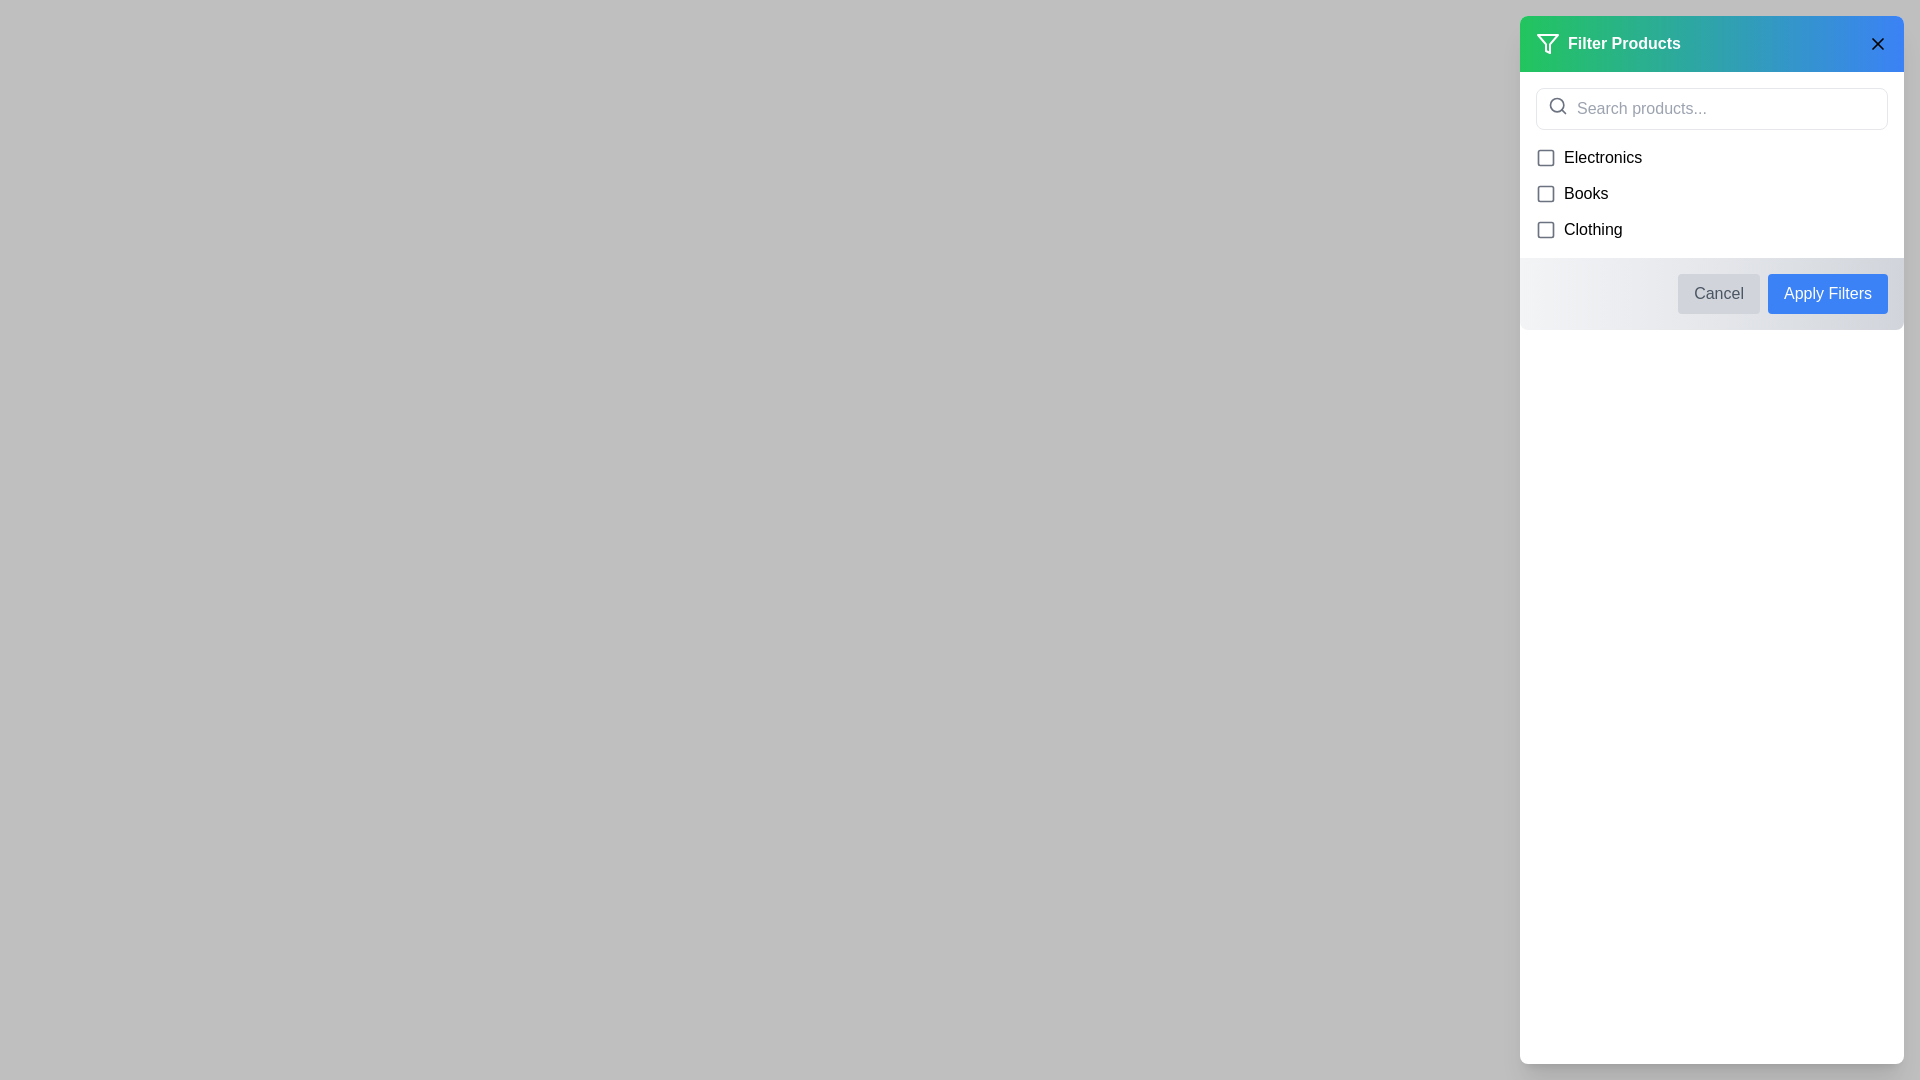 Image resolution: width=1920 pixels, height=1080 pixels. I want to click on the close icon button located at the top-right corner of the green header bar labeled 'Filter Products', so click(1876, 43).